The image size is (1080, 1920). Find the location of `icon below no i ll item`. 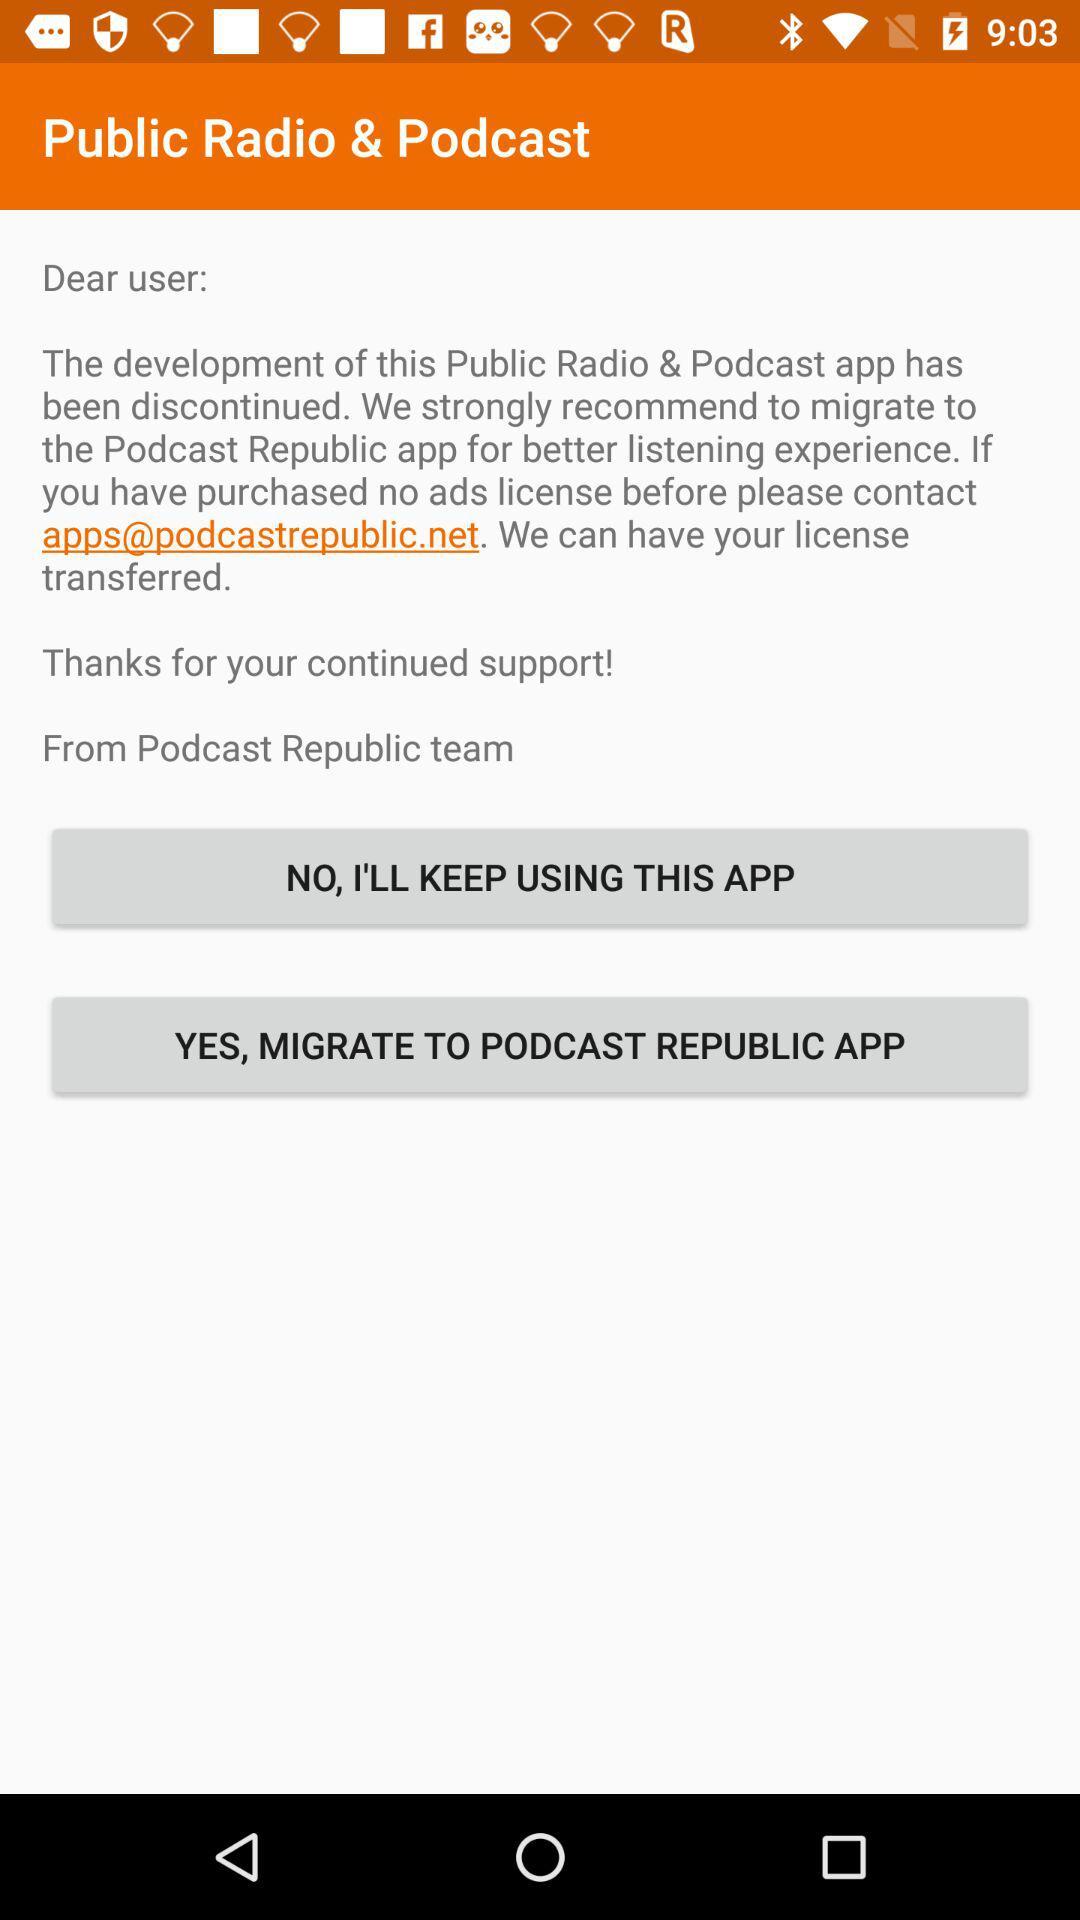

icon below no i ll item is located at coordinates (540, 1043).